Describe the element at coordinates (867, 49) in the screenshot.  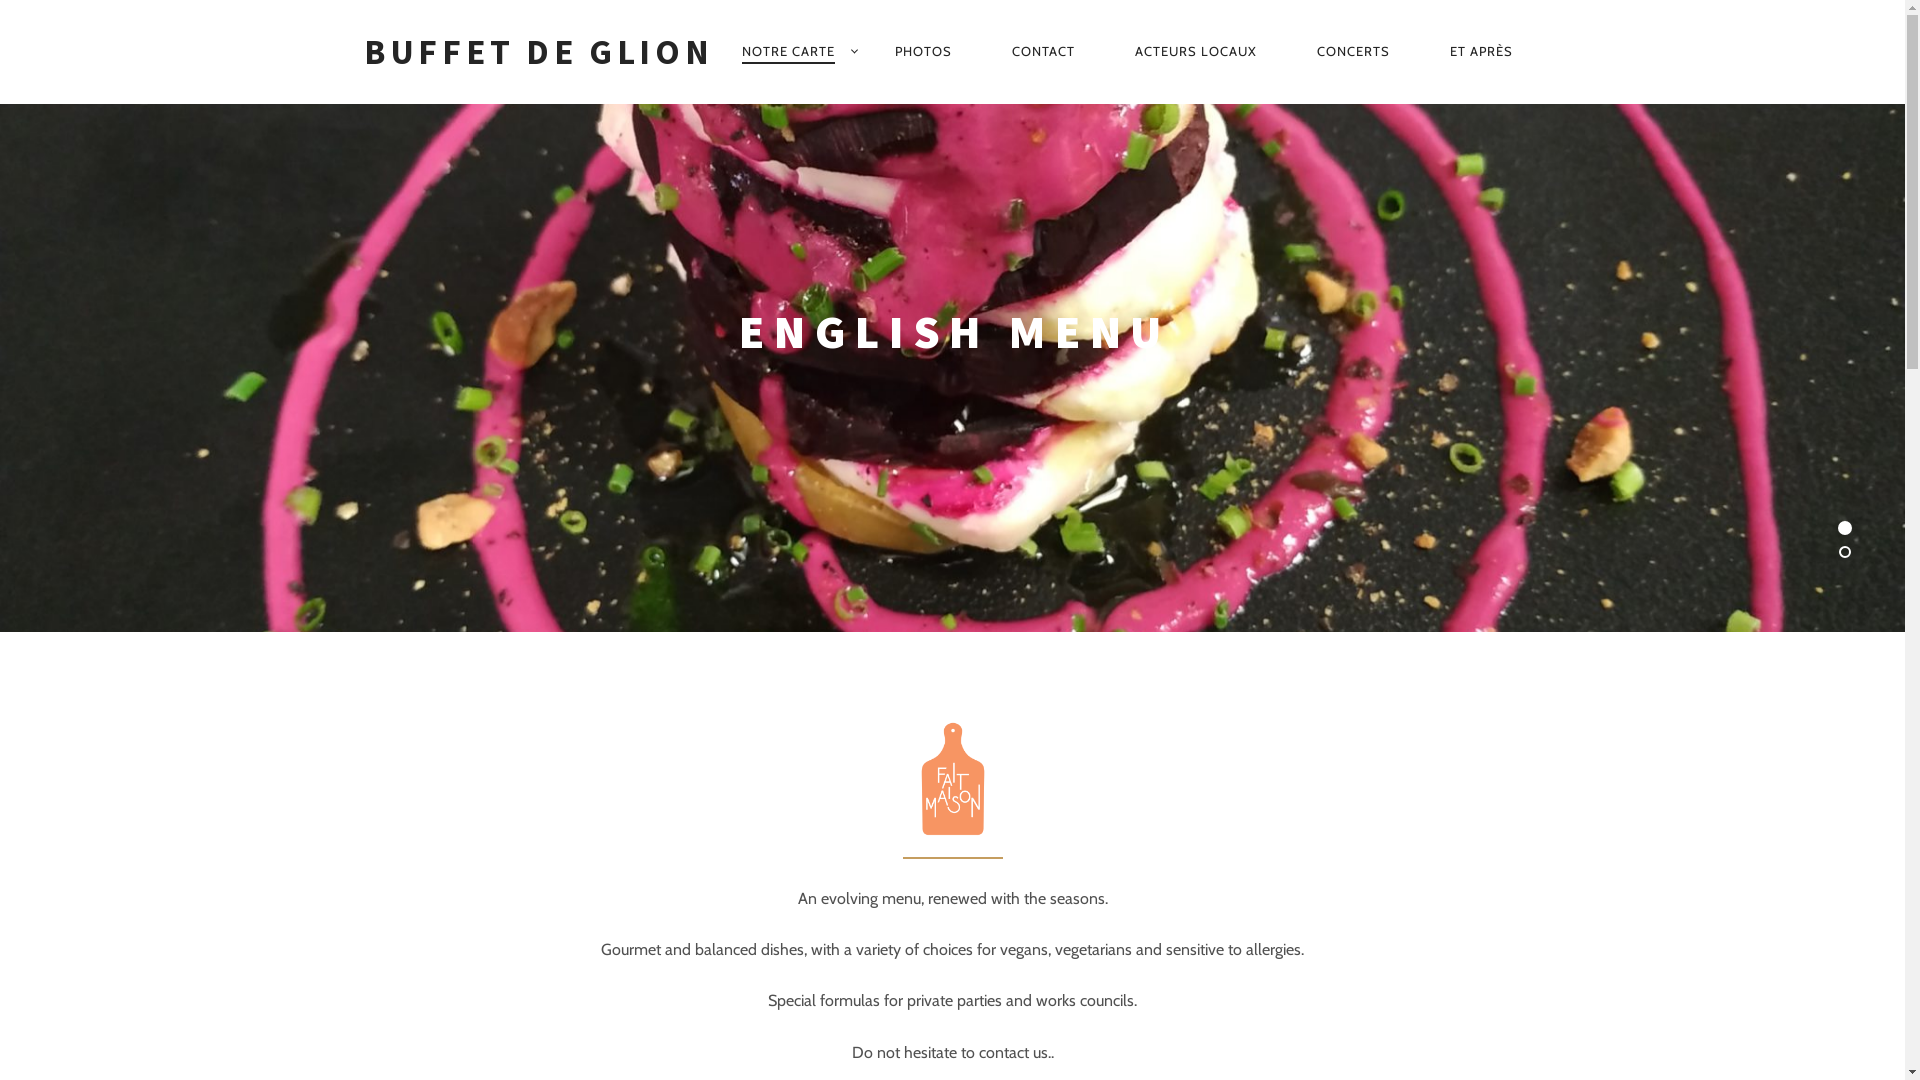
I see `'PHOTOS'` at that location.